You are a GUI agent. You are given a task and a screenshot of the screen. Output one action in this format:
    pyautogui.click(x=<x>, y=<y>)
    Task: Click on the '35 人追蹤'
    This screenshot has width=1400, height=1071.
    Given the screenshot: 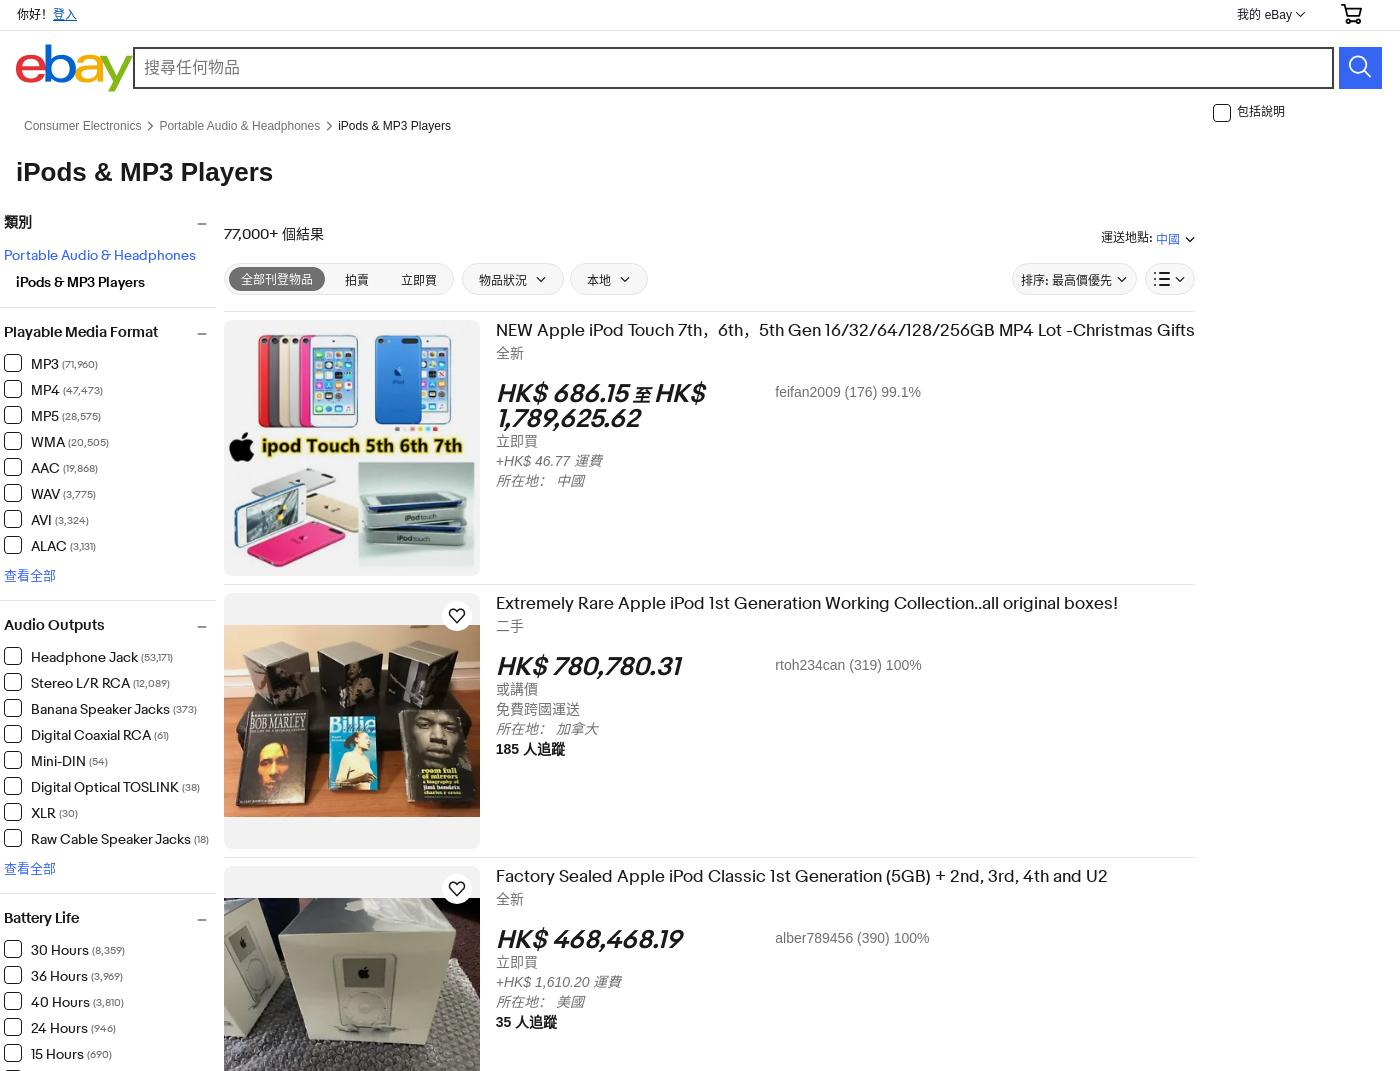 What is the action you would take?
    pyautogui.click(x=539, y=1021)
    